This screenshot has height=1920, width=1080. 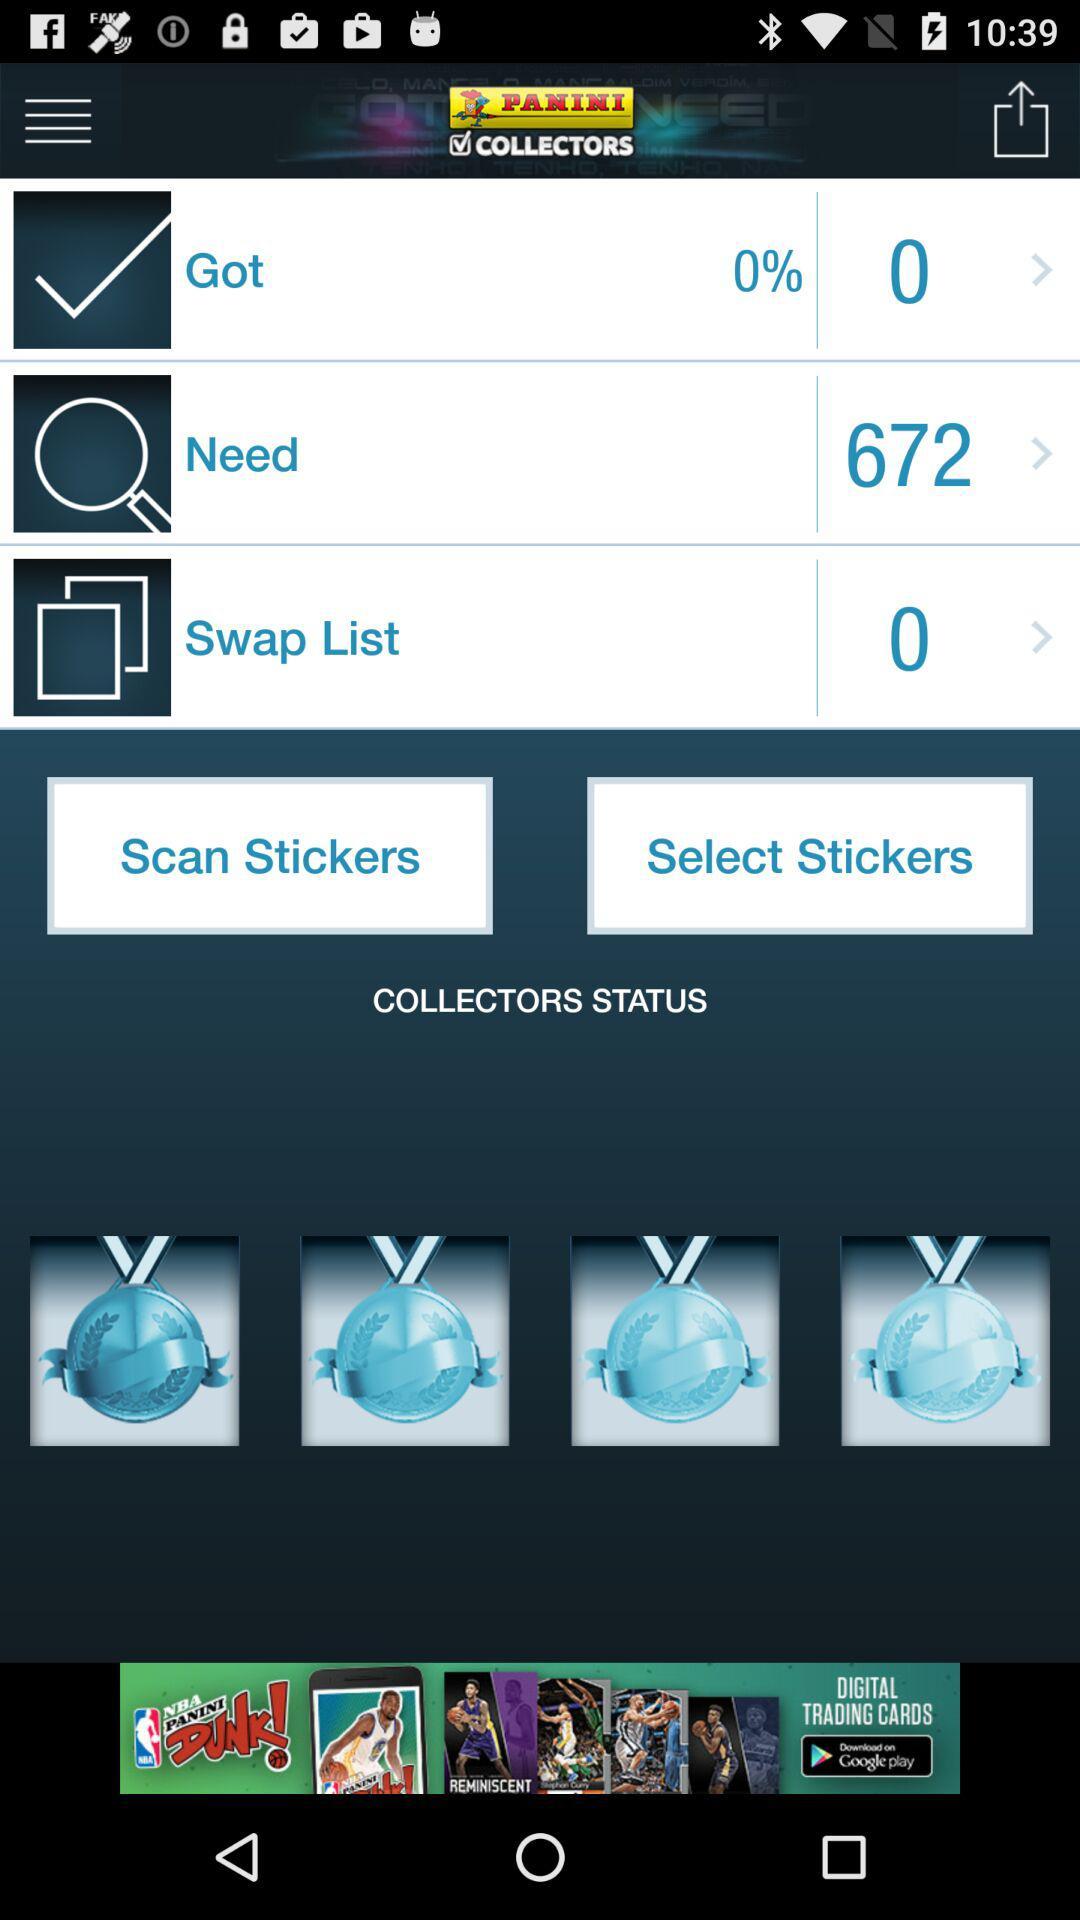 What do you see at coordinates (270, 855) in the screenshot?
I see `item below swap list` at bounding box center [270, 855].